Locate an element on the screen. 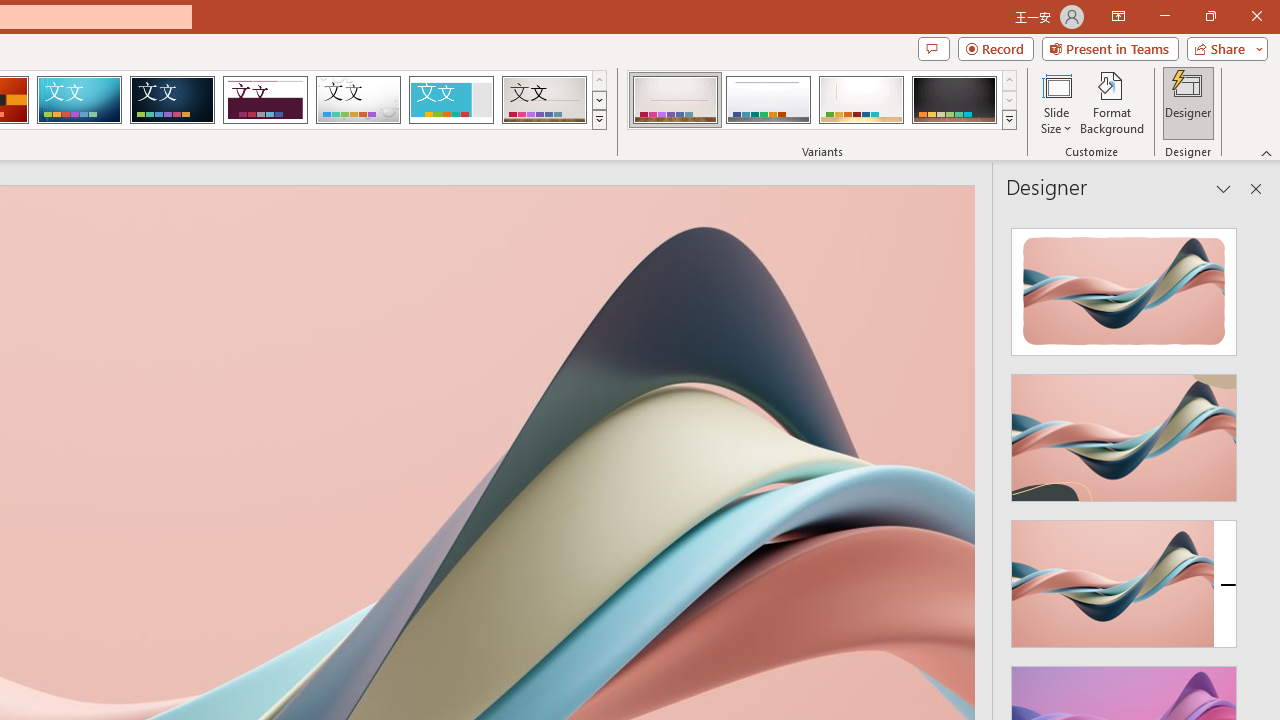  'Dividend' is located at coordinates (264, 100).